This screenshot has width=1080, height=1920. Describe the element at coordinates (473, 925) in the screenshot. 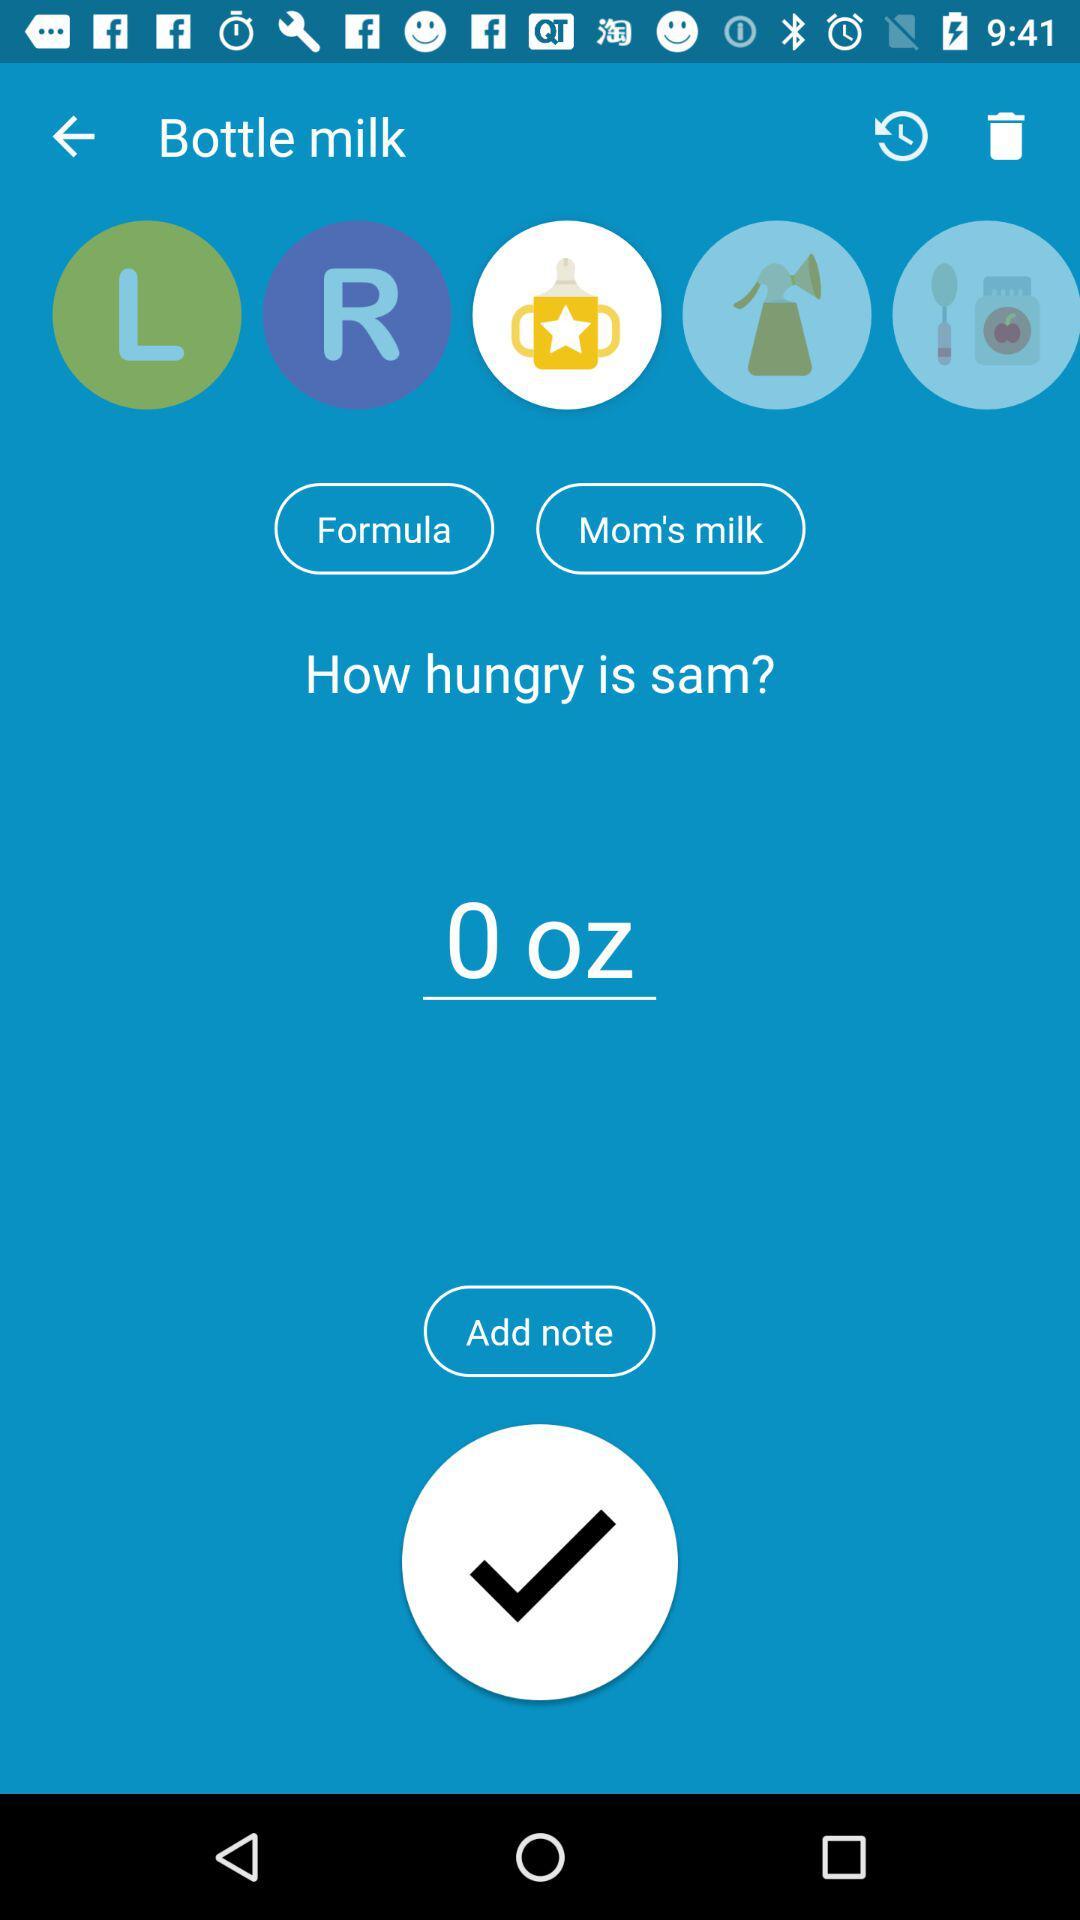

I see `ounces` at that location.